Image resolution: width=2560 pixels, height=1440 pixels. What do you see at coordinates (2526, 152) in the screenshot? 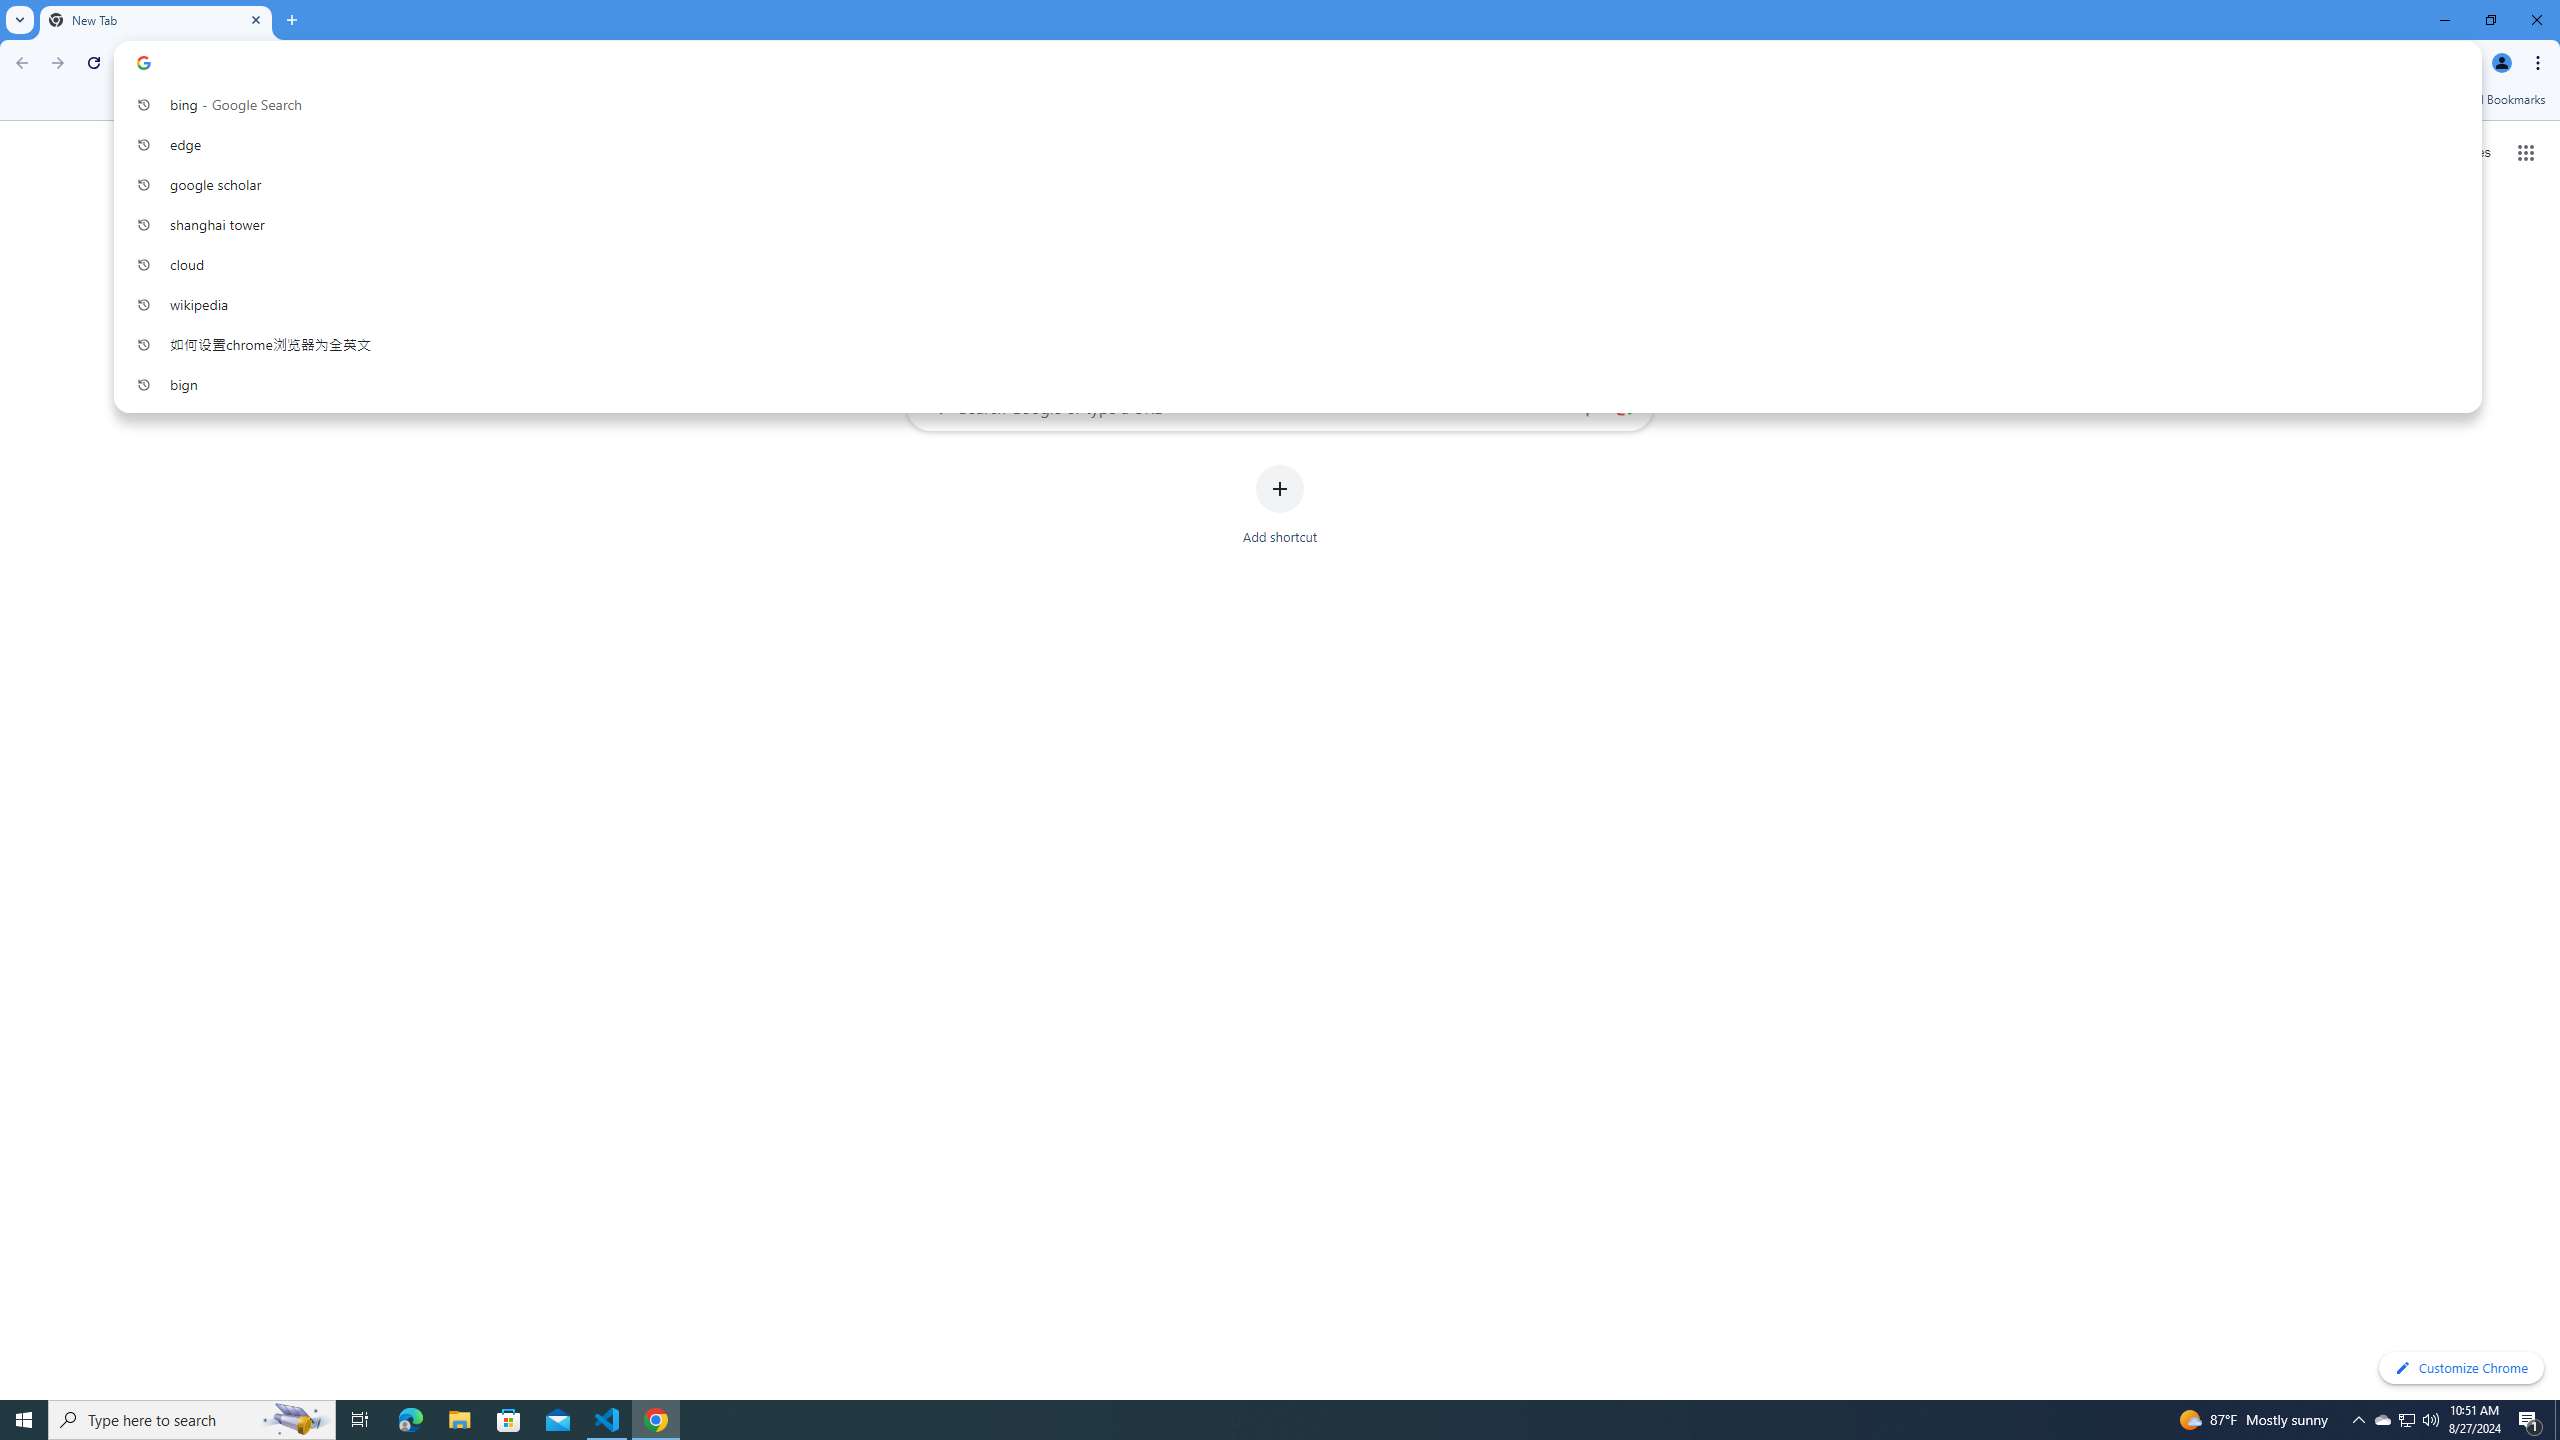
I see `'Google apps'` at bounding box center [2526, 152].